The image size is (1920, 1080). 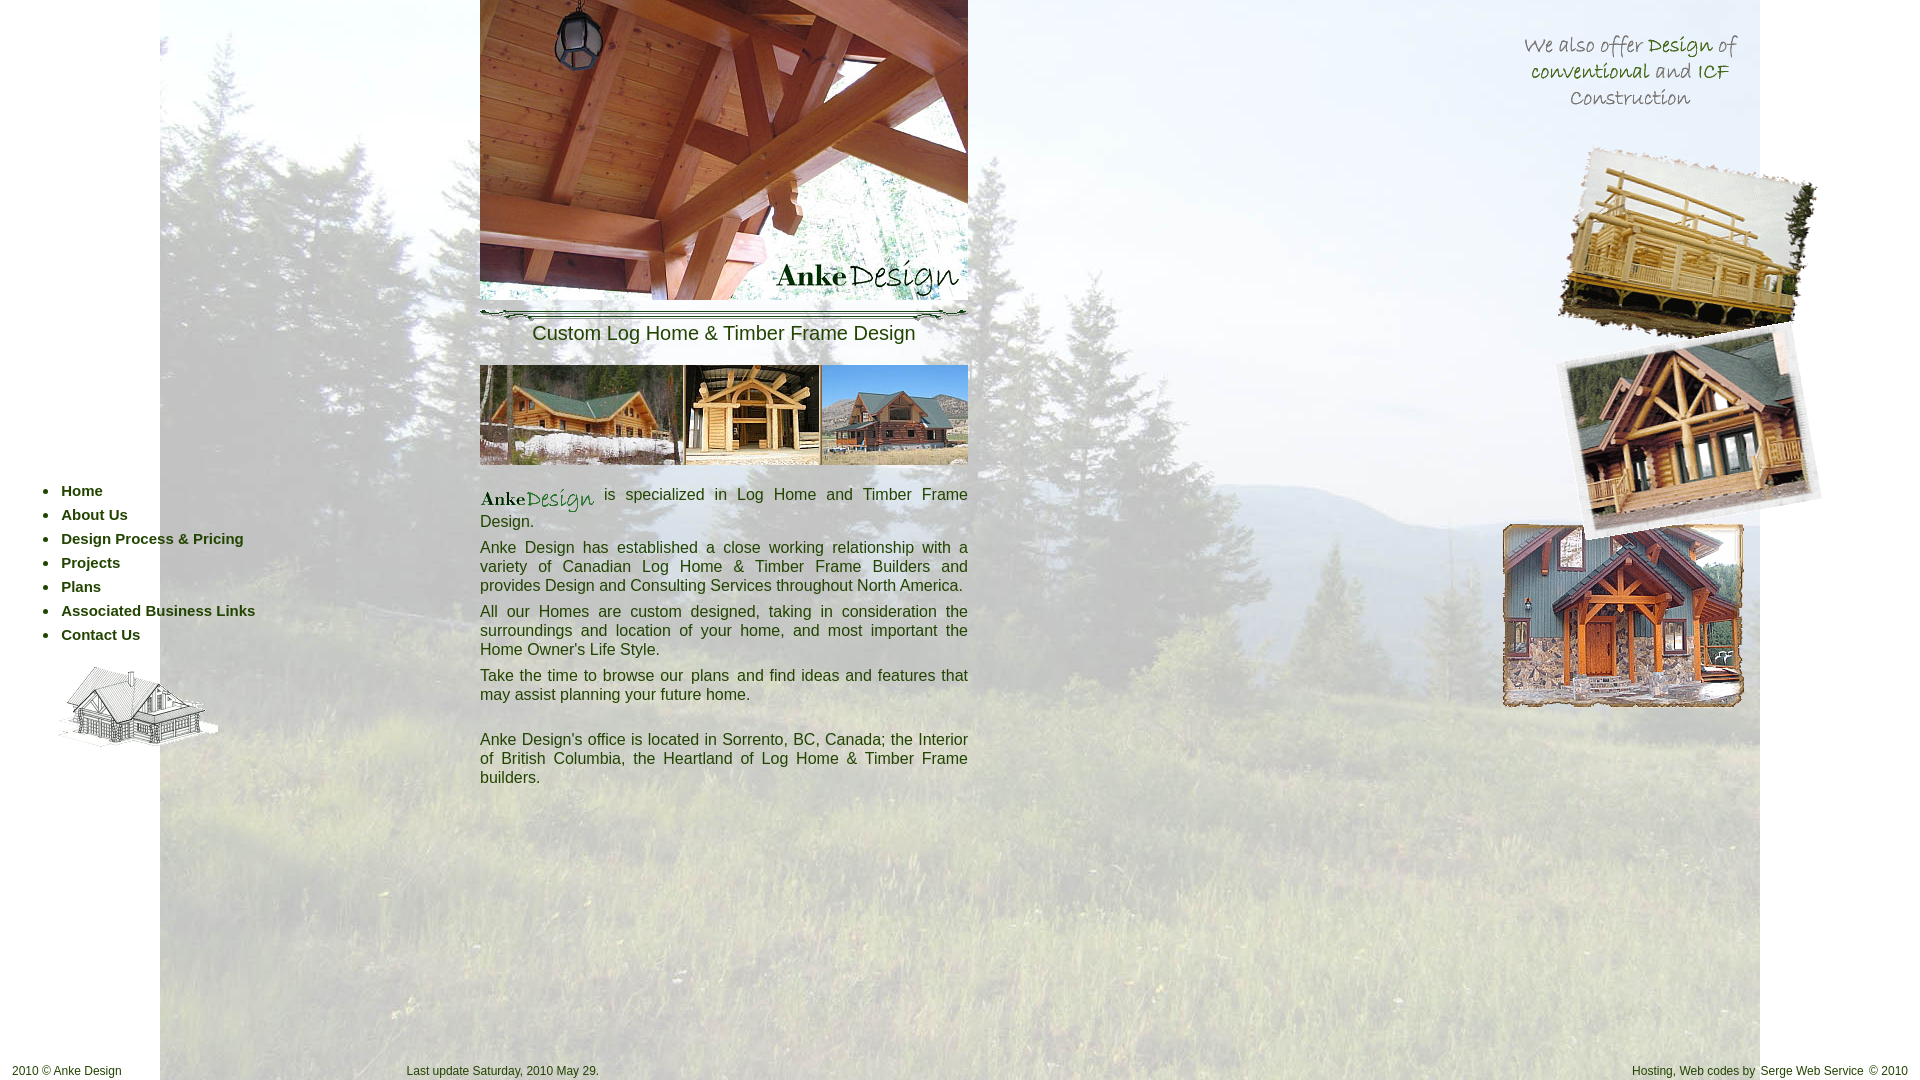 I want to click on 'Associated Business Links', so click(x=157, y=609).